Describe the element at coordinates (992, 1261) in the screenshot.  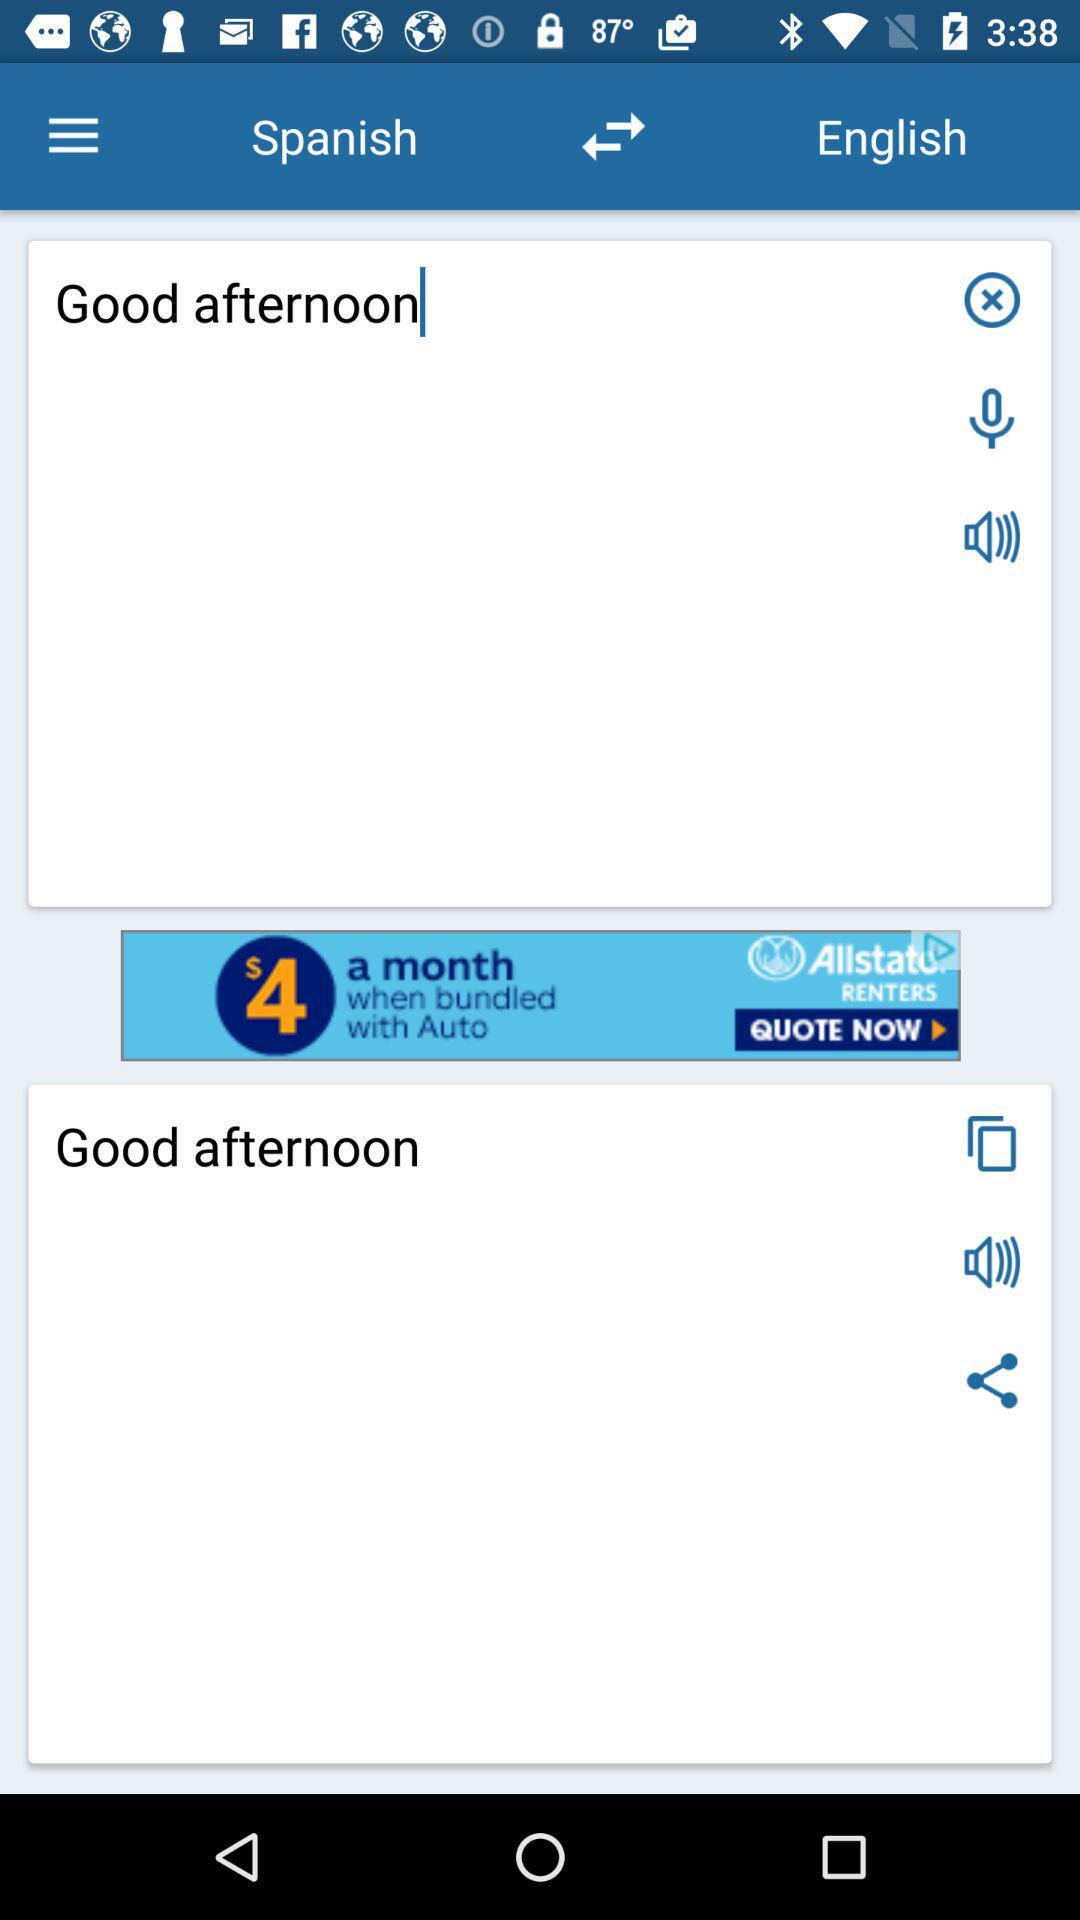
I see `go back` at that location.